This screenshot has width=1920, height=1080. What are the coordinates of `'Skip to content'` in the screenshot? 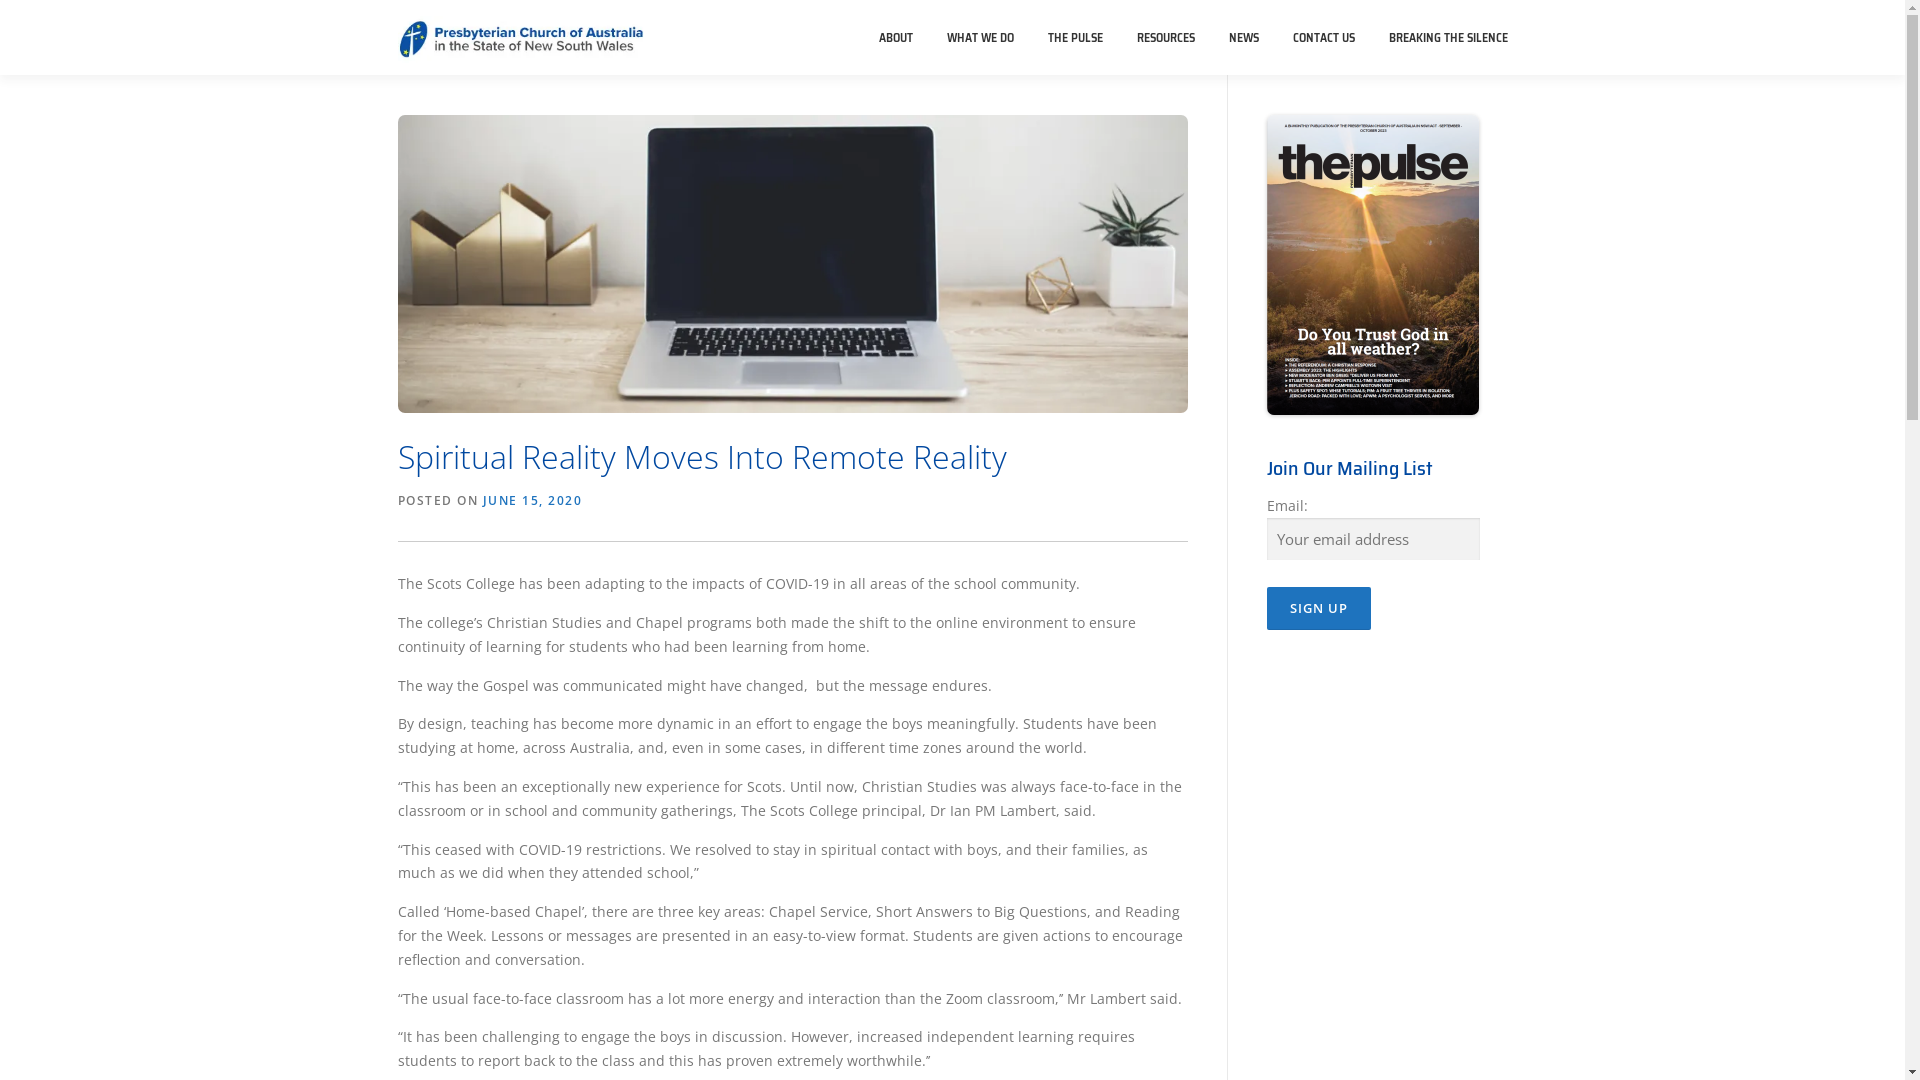 It's located at (49, 11).